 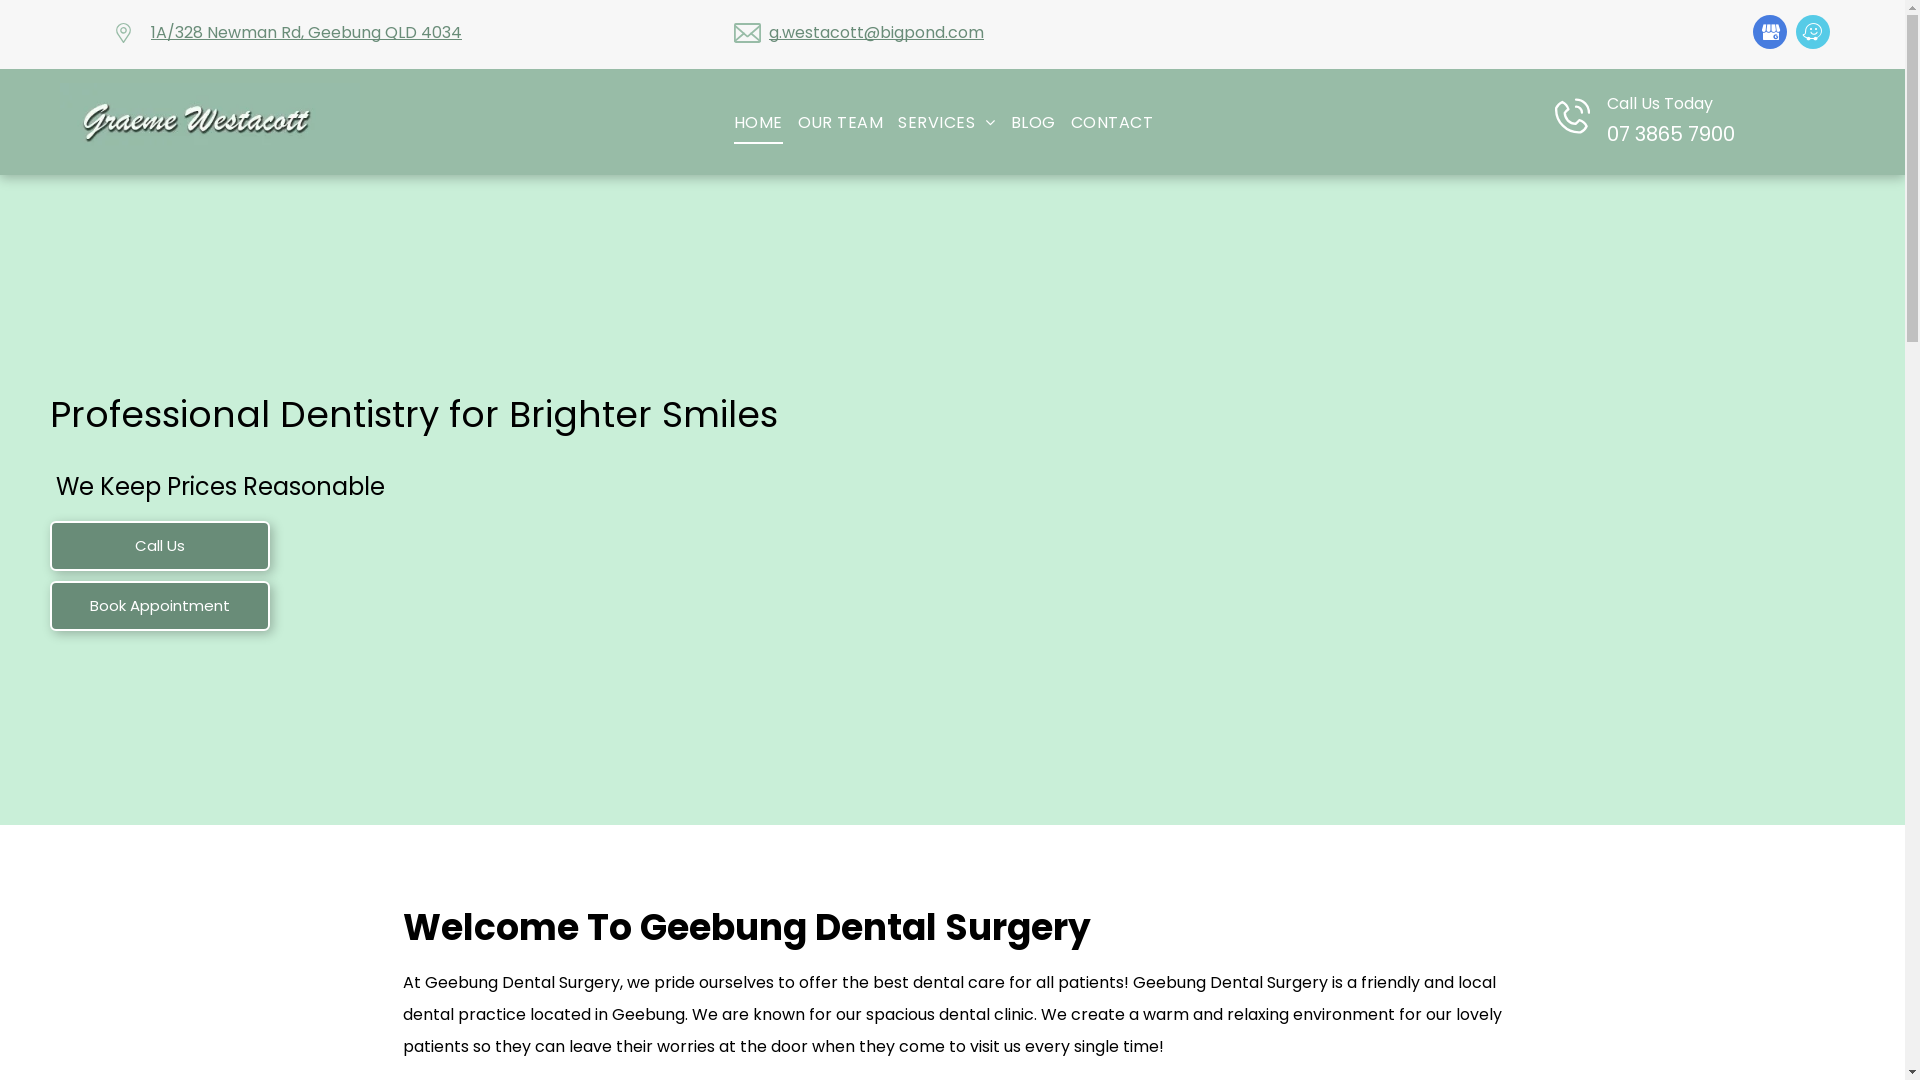 I want to click on '1A/328 Newman Rd, Geebung QLD 4034', so click(x=305, y=32).